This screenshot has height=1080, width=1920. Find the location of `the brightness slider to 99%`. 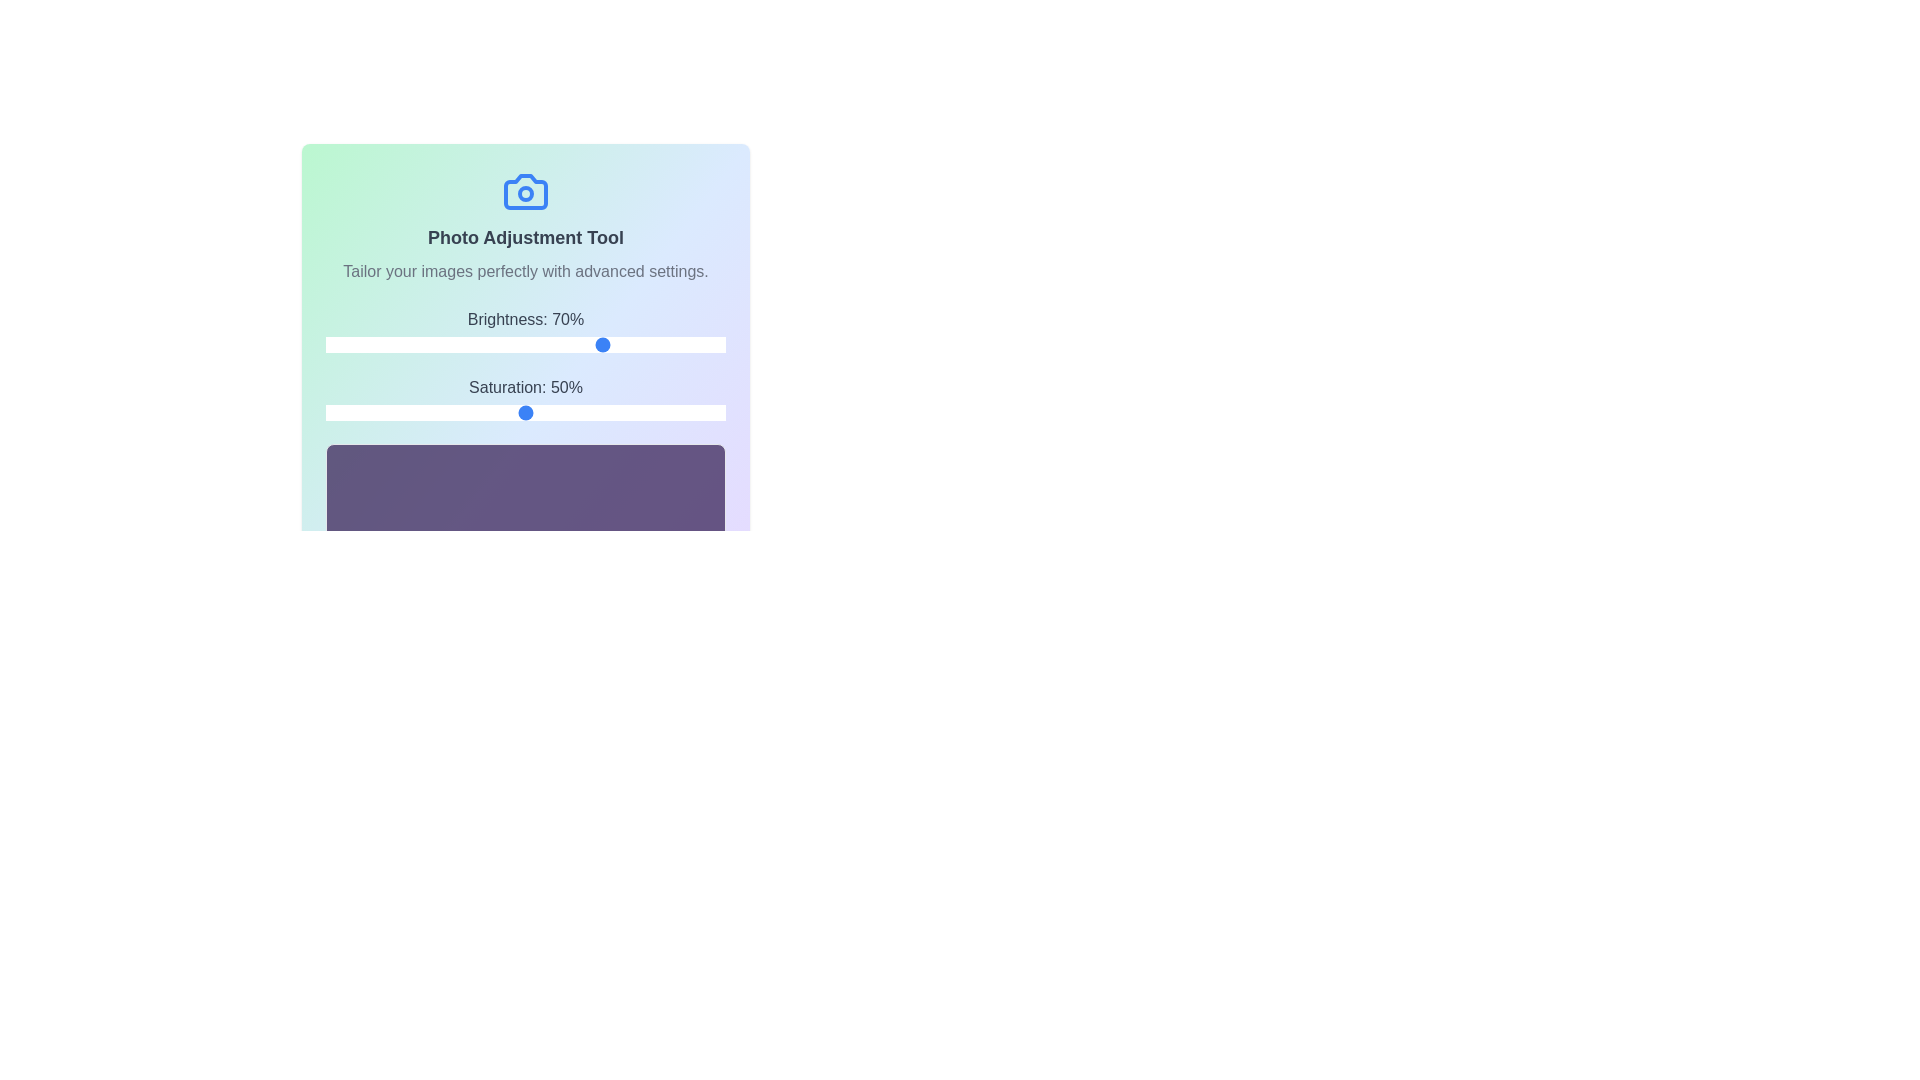

the brightness slider to 99% is located at coordinates (720, 343).